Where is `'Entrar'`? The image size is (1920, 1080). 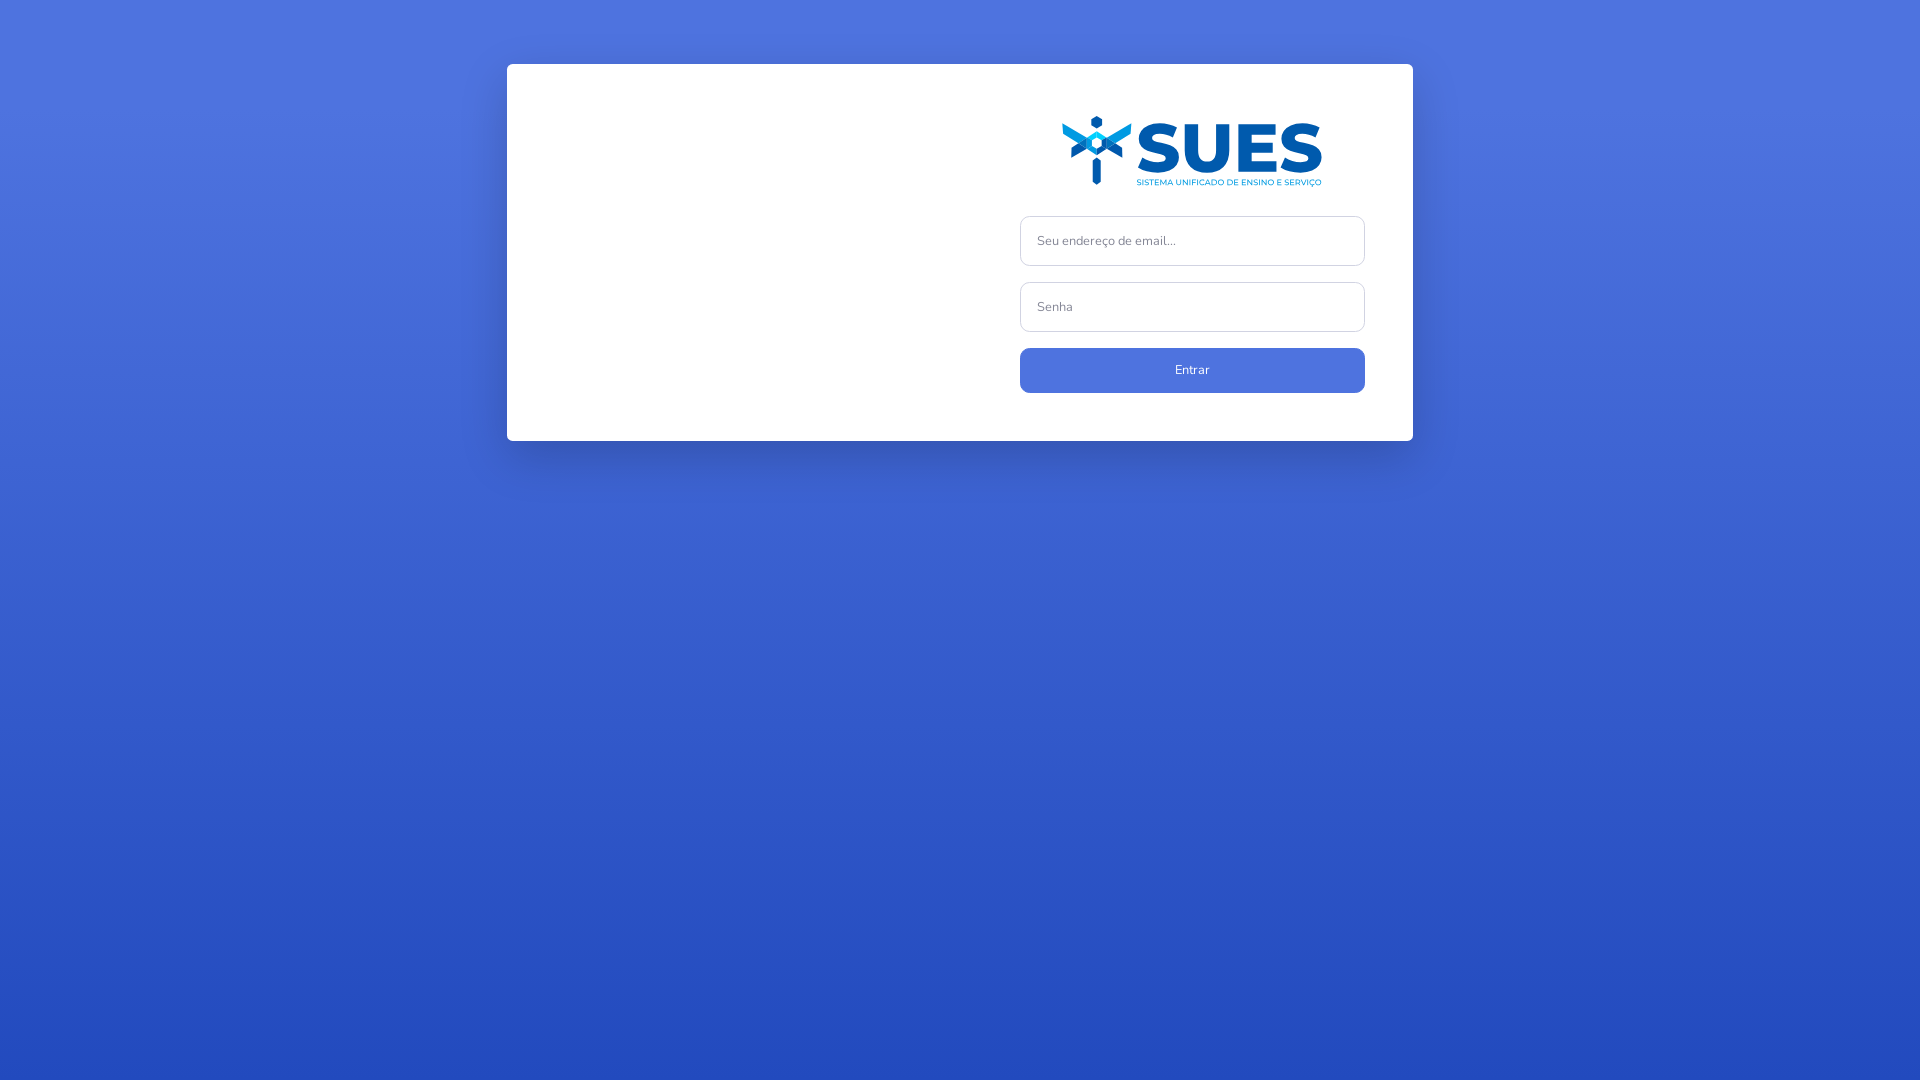 'Entrar' is located at coordinates (1192, 370).